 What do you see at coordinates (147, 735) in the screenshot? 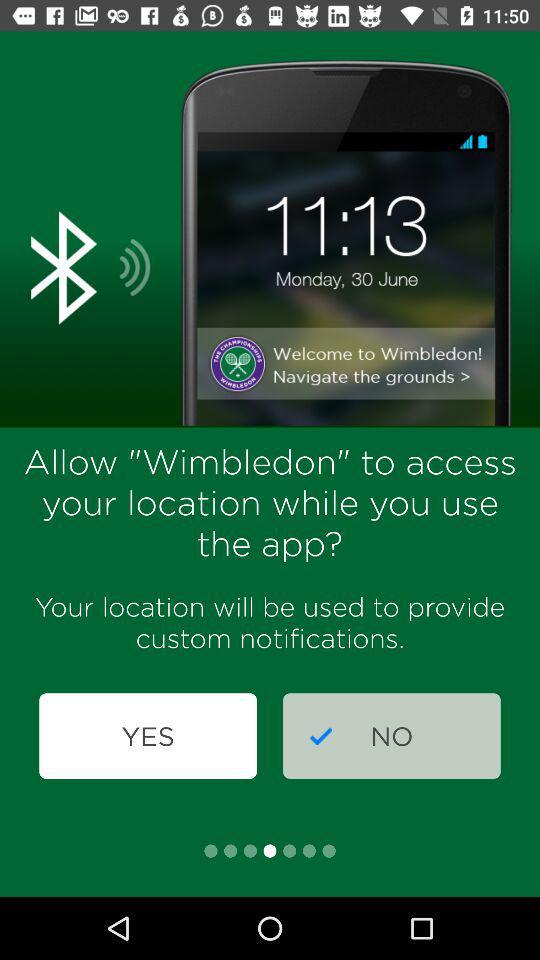
I see `the yes` at bounding box center [147, 735].